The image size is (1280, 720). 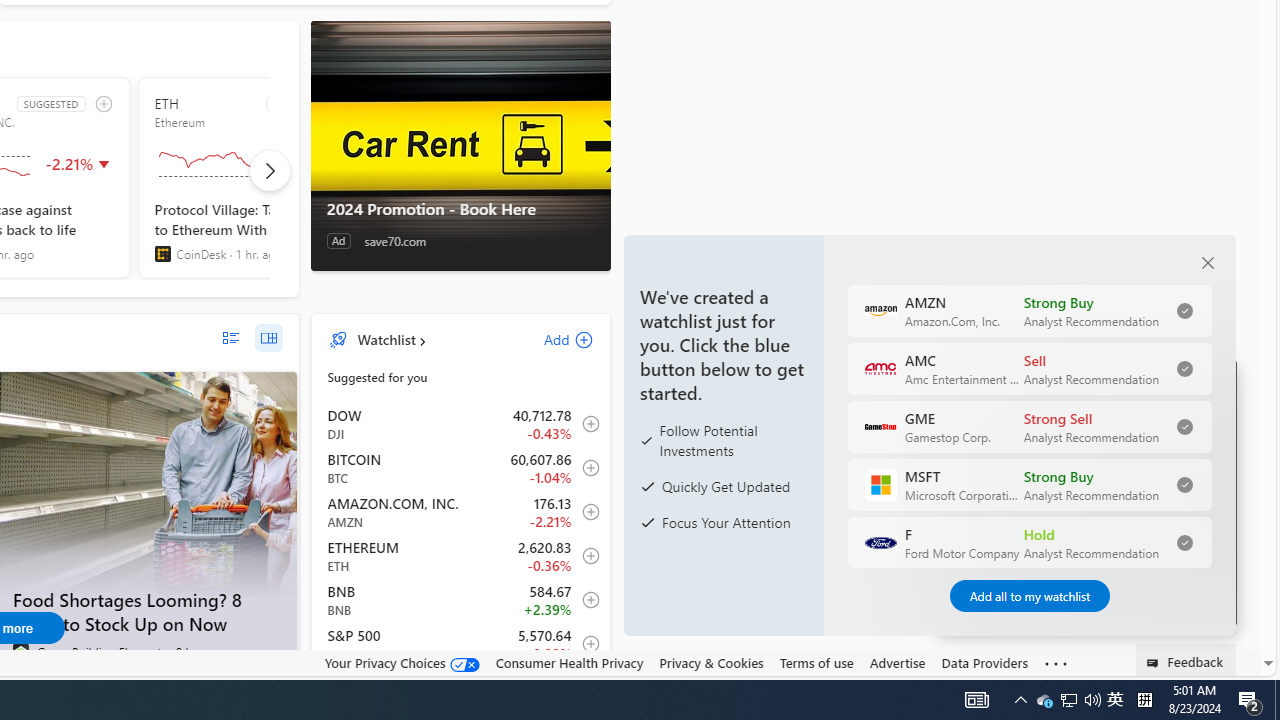 What do you see at coordinates (711, 662) in the screenshot?
I see `'Privacy & Cookies'` at bounding box center [711, 662].